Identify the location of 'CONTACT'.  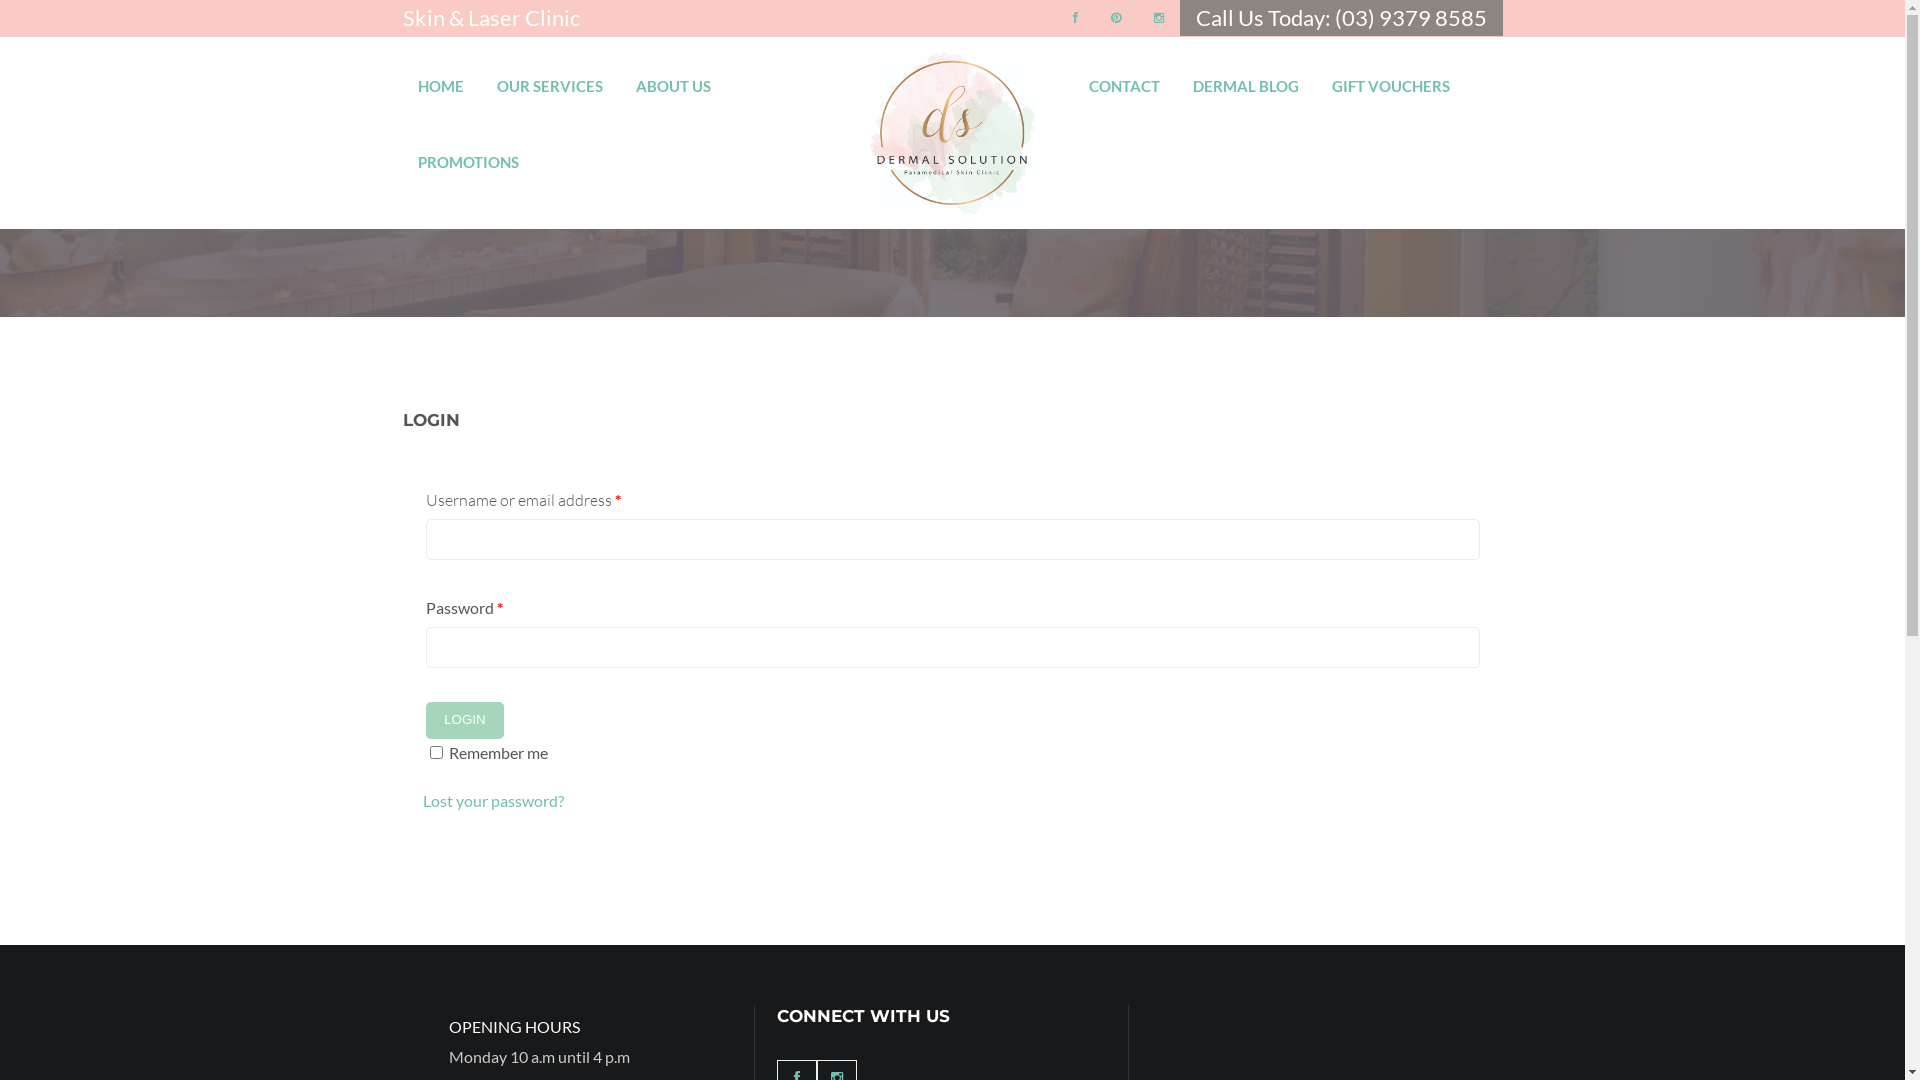
(1124, 76).